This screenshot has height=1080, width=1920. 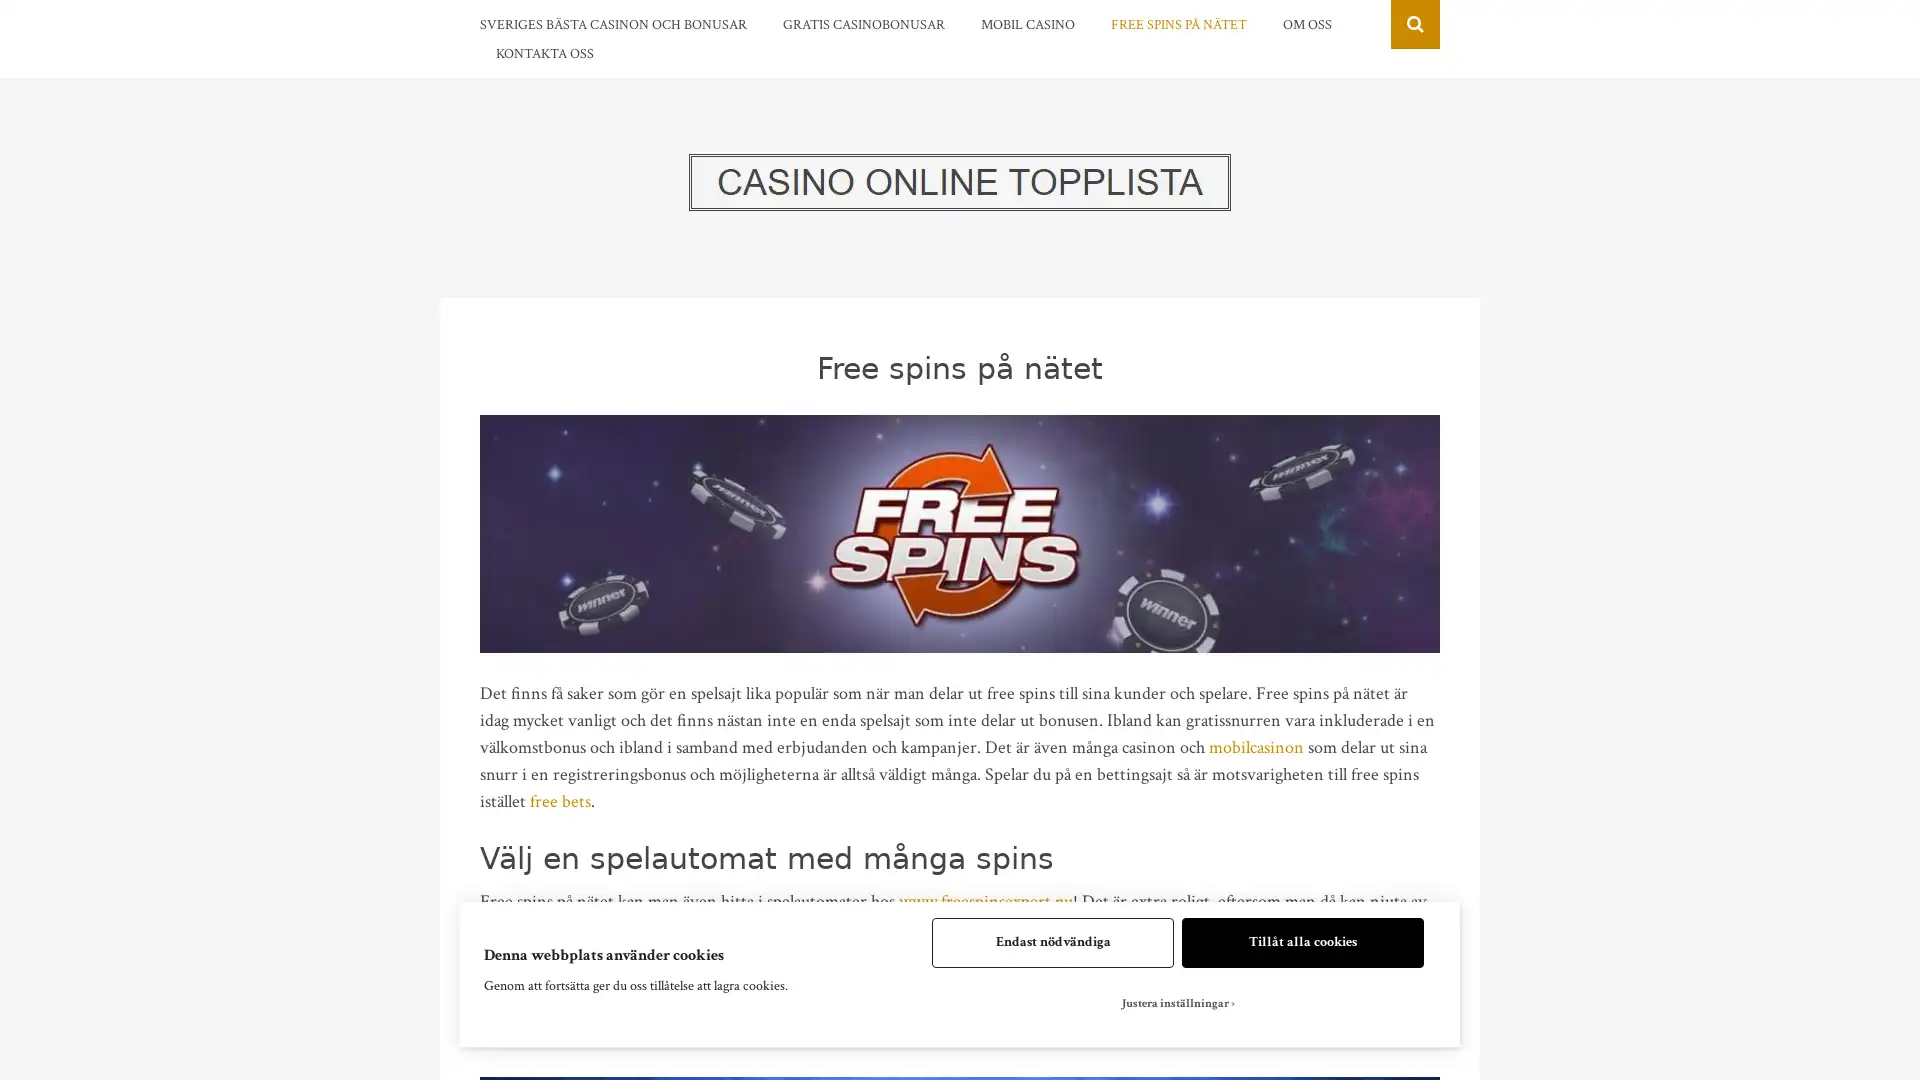 What do you see at coordinates (1051, 942) in the screenshot?
I see `Endast nodvandiga` at bounding box center [1051, 942].